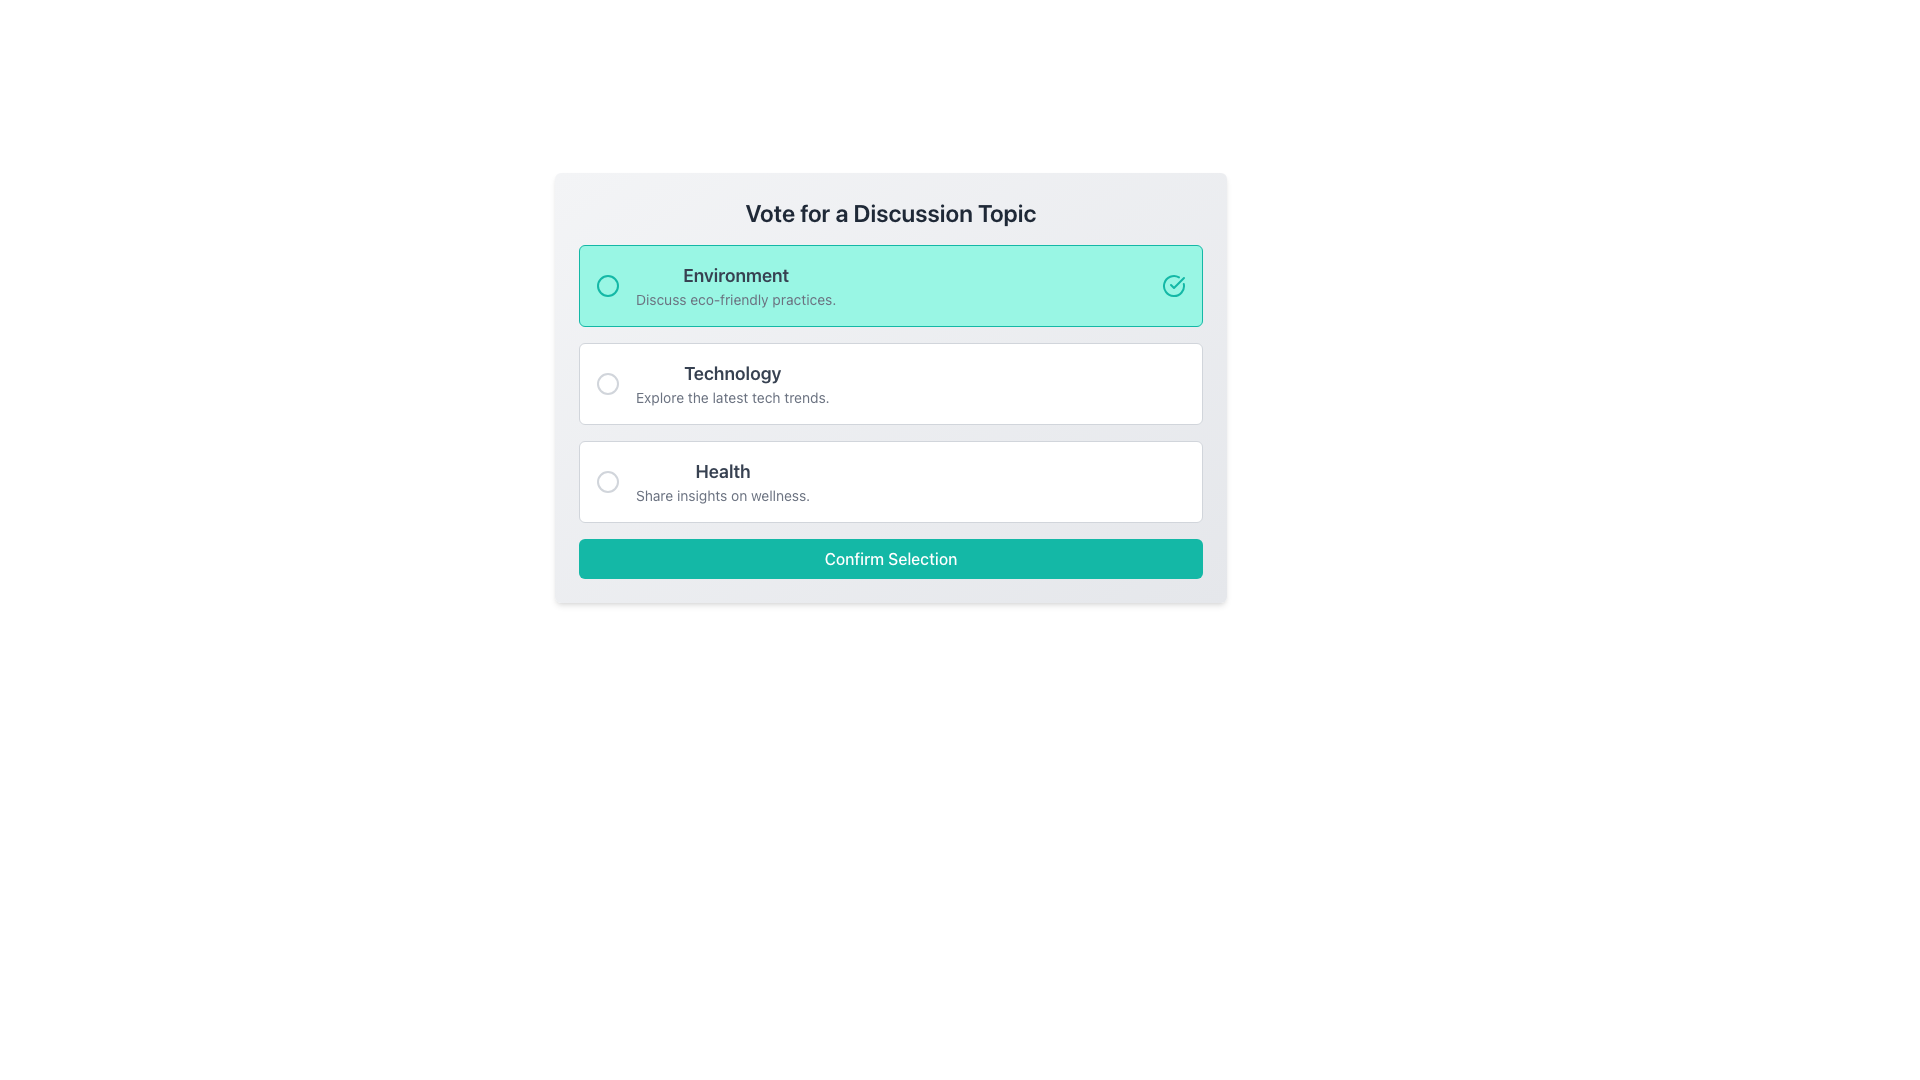  I want to click on the third selectable item labeled 'Health' with a circular radio button, so click(703, 482).